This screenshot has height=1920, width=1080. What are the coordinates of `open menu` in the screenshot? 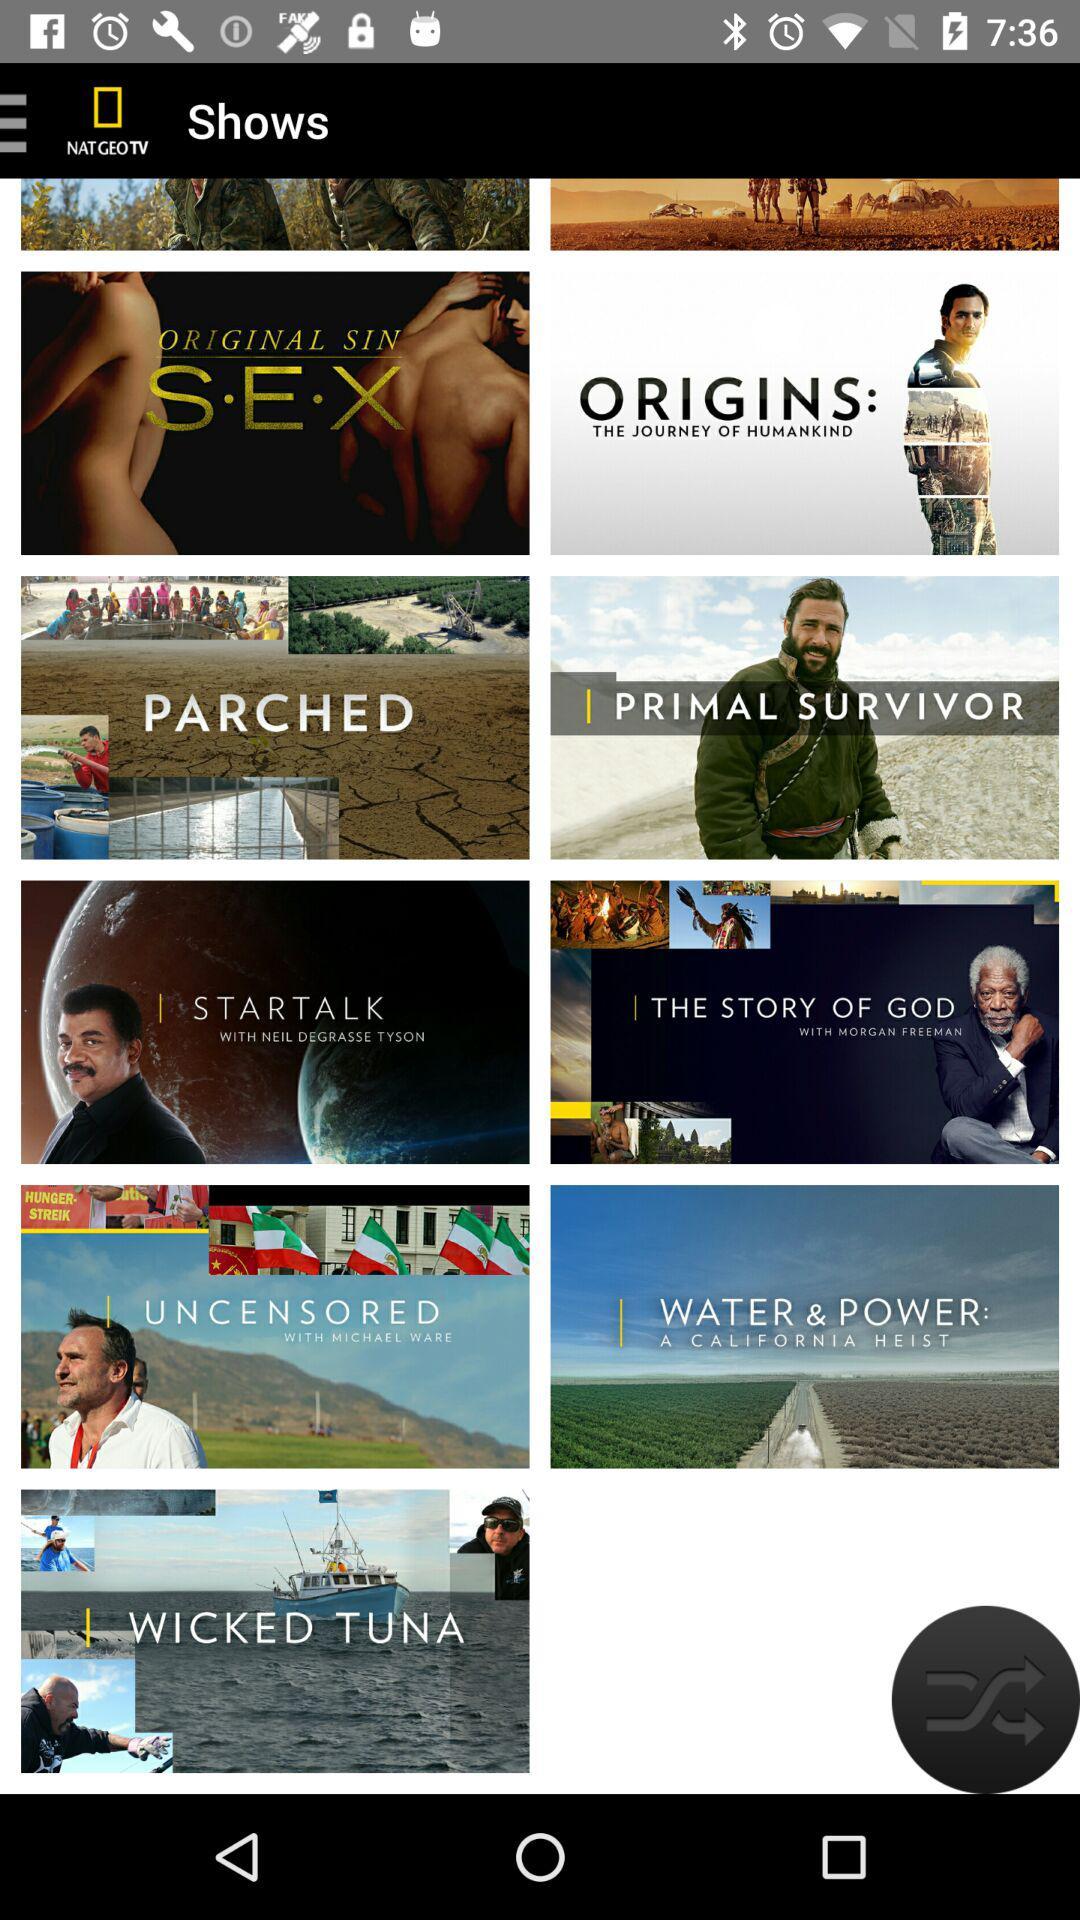 It's located at (20, 119).